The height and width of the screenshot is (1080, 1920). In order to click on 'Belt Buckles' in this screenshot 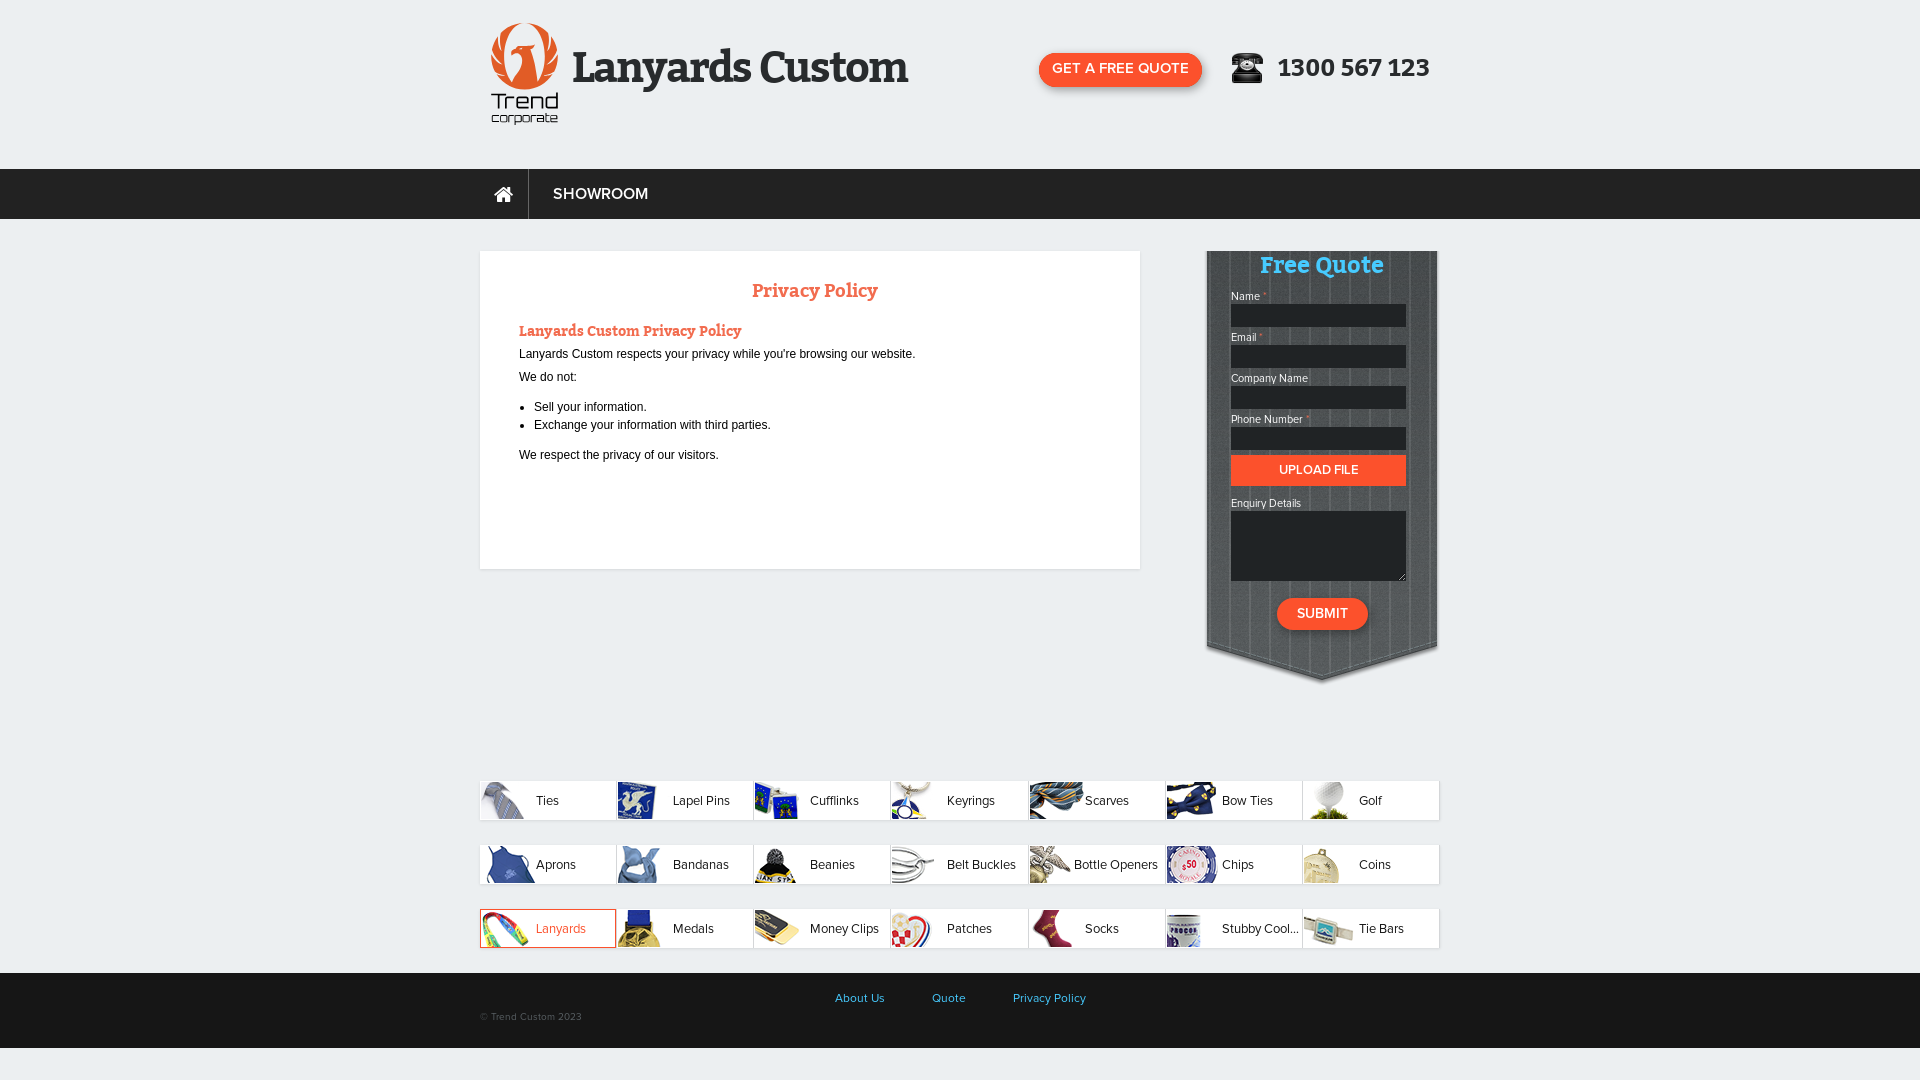, I will do `click(958, 863)`.